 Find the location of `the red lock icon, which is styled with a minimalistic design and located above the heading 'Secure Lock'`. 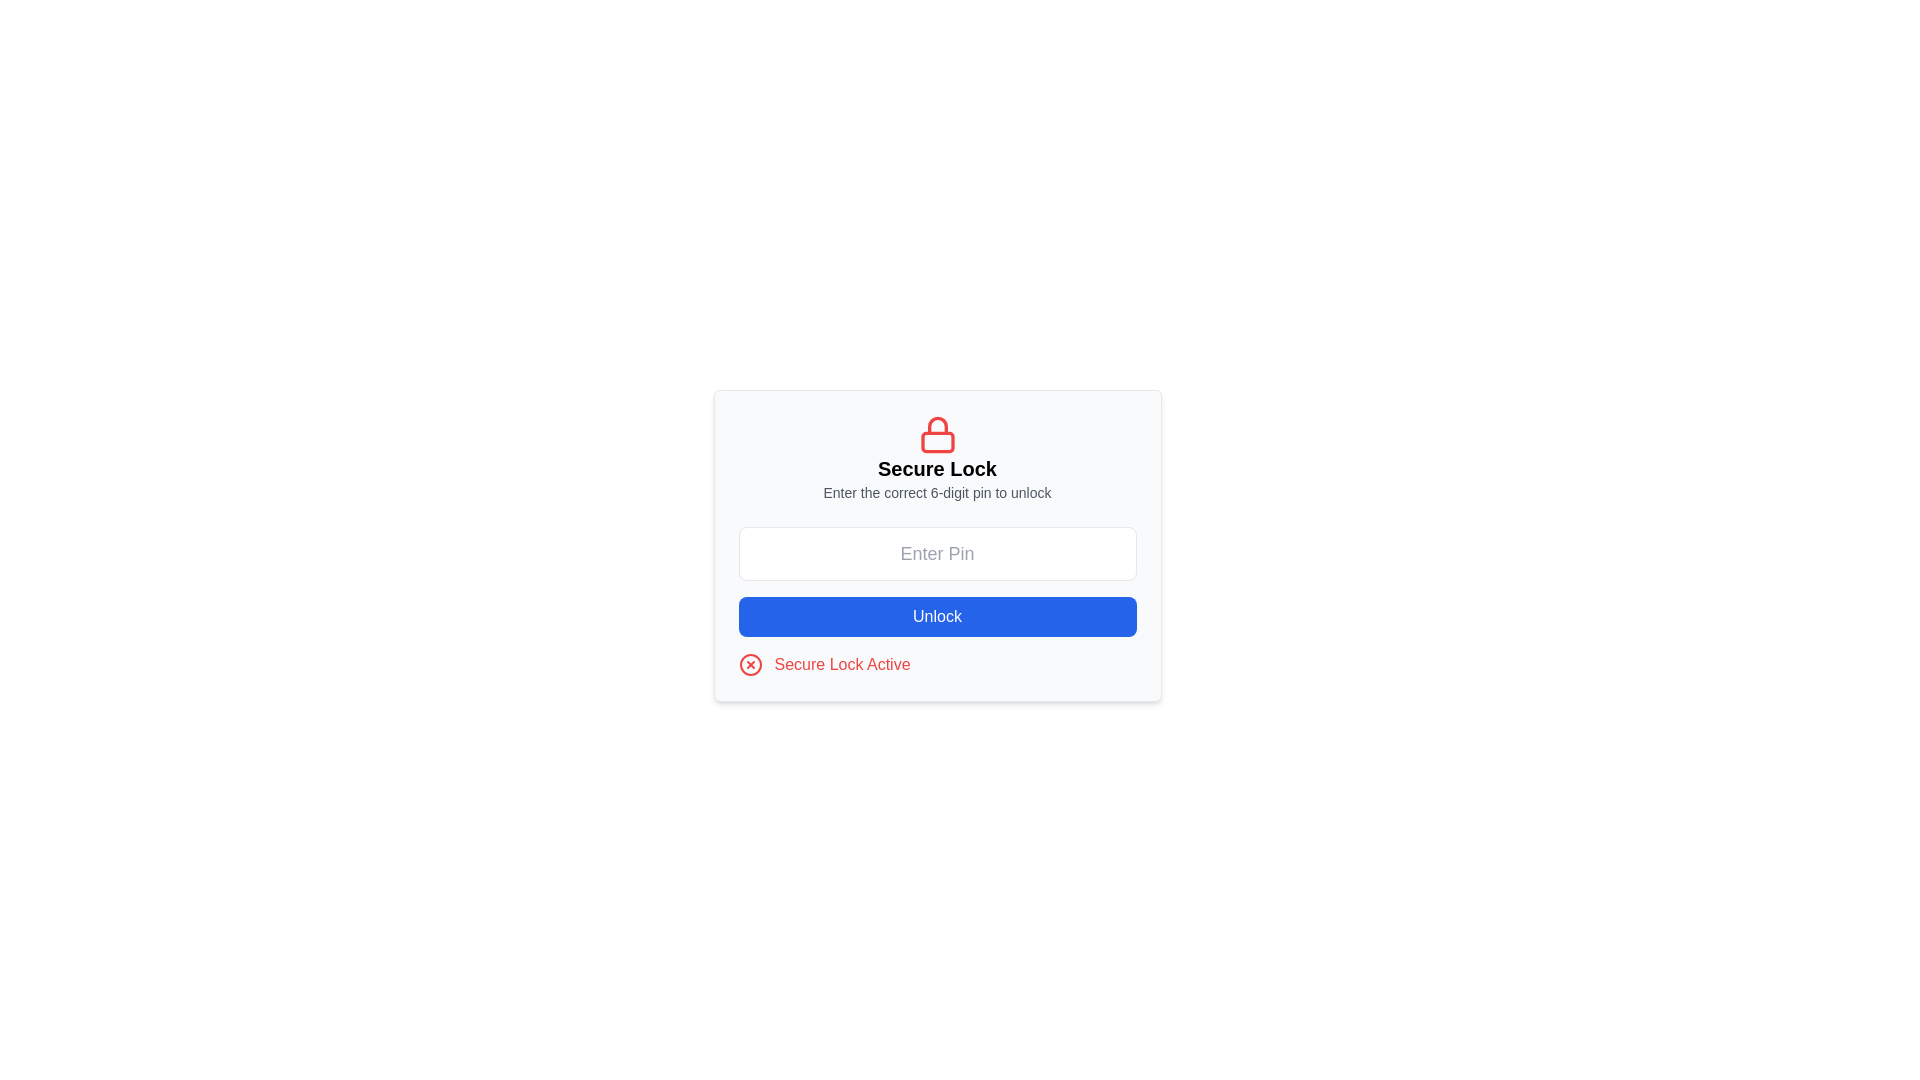

the red lock icon, which is styled with a minimalistic design and located above the heading 'Secure Lock' is located at coordinates (936, 434).